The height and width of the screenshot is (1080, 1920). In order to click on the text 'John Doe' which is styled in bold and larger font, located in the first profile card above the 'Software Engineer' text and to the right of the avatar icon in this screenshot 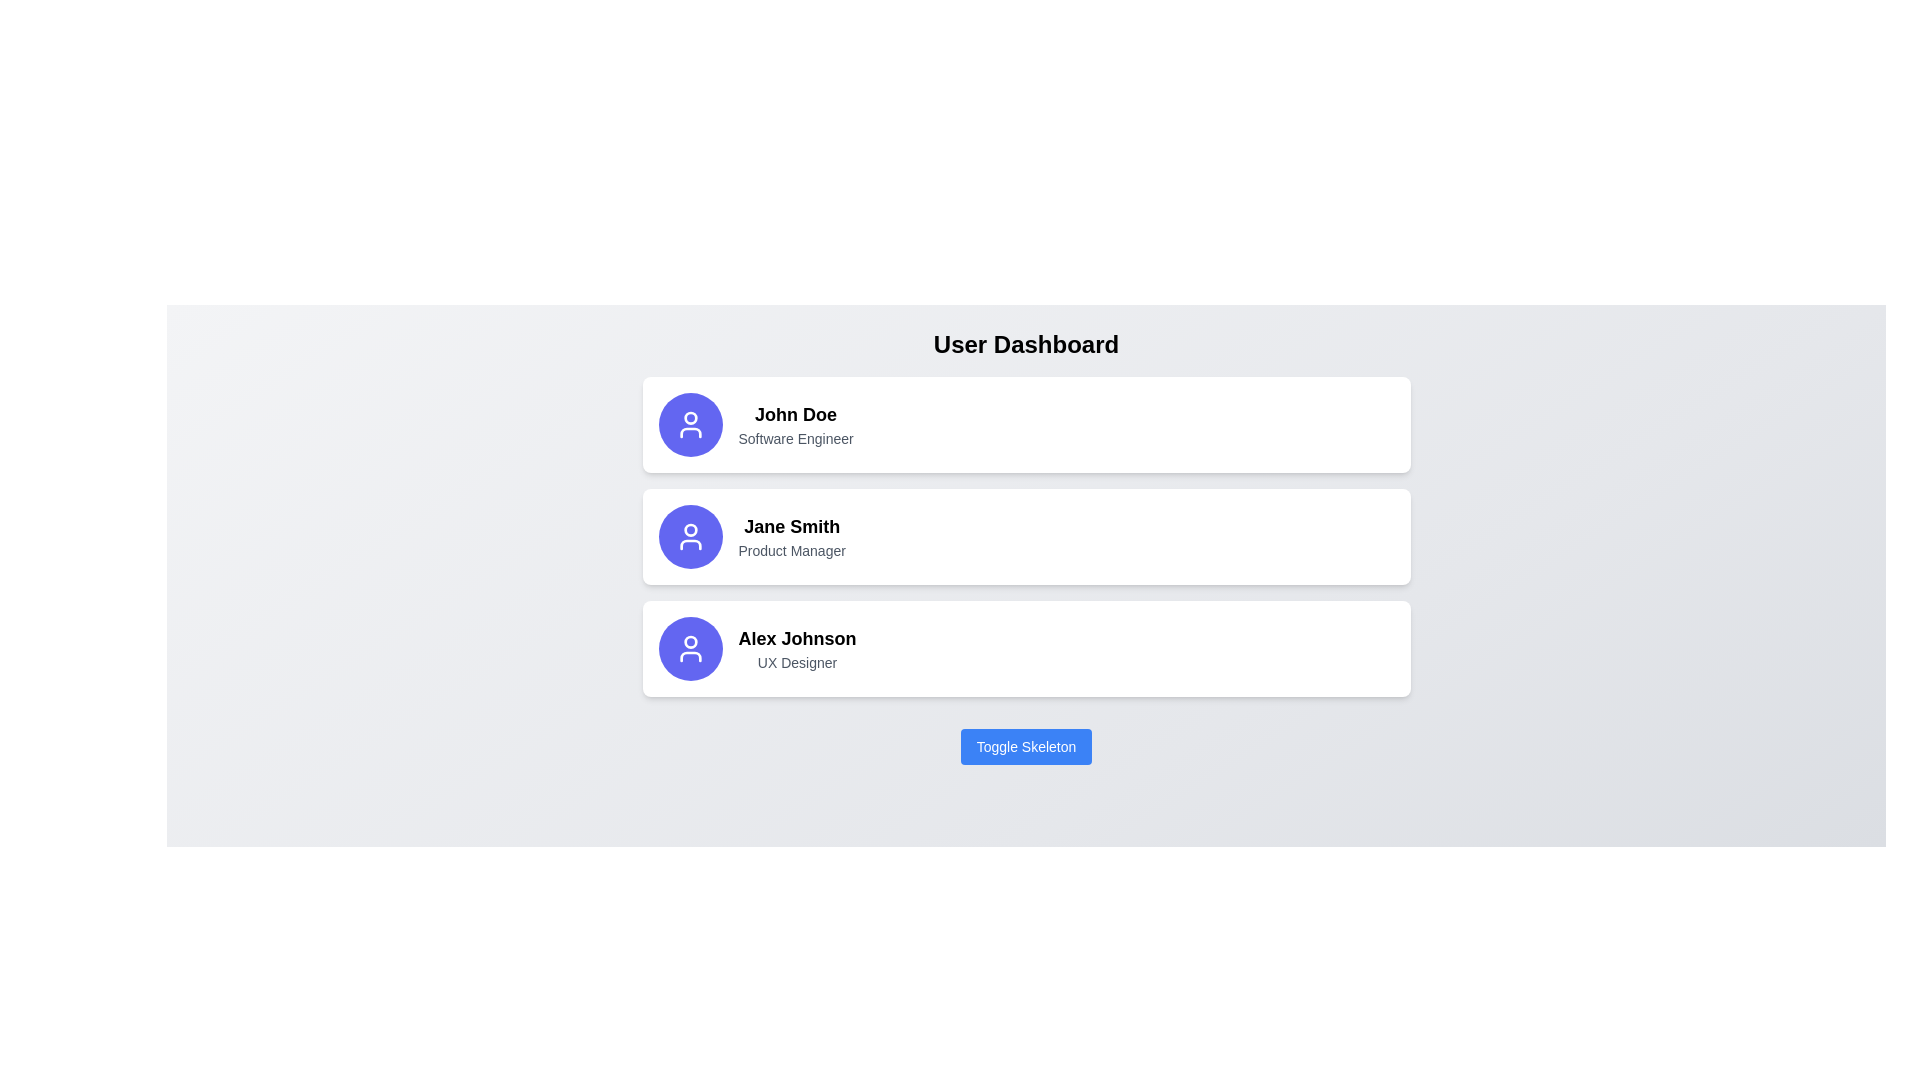, I will do `click(795, 414)`.